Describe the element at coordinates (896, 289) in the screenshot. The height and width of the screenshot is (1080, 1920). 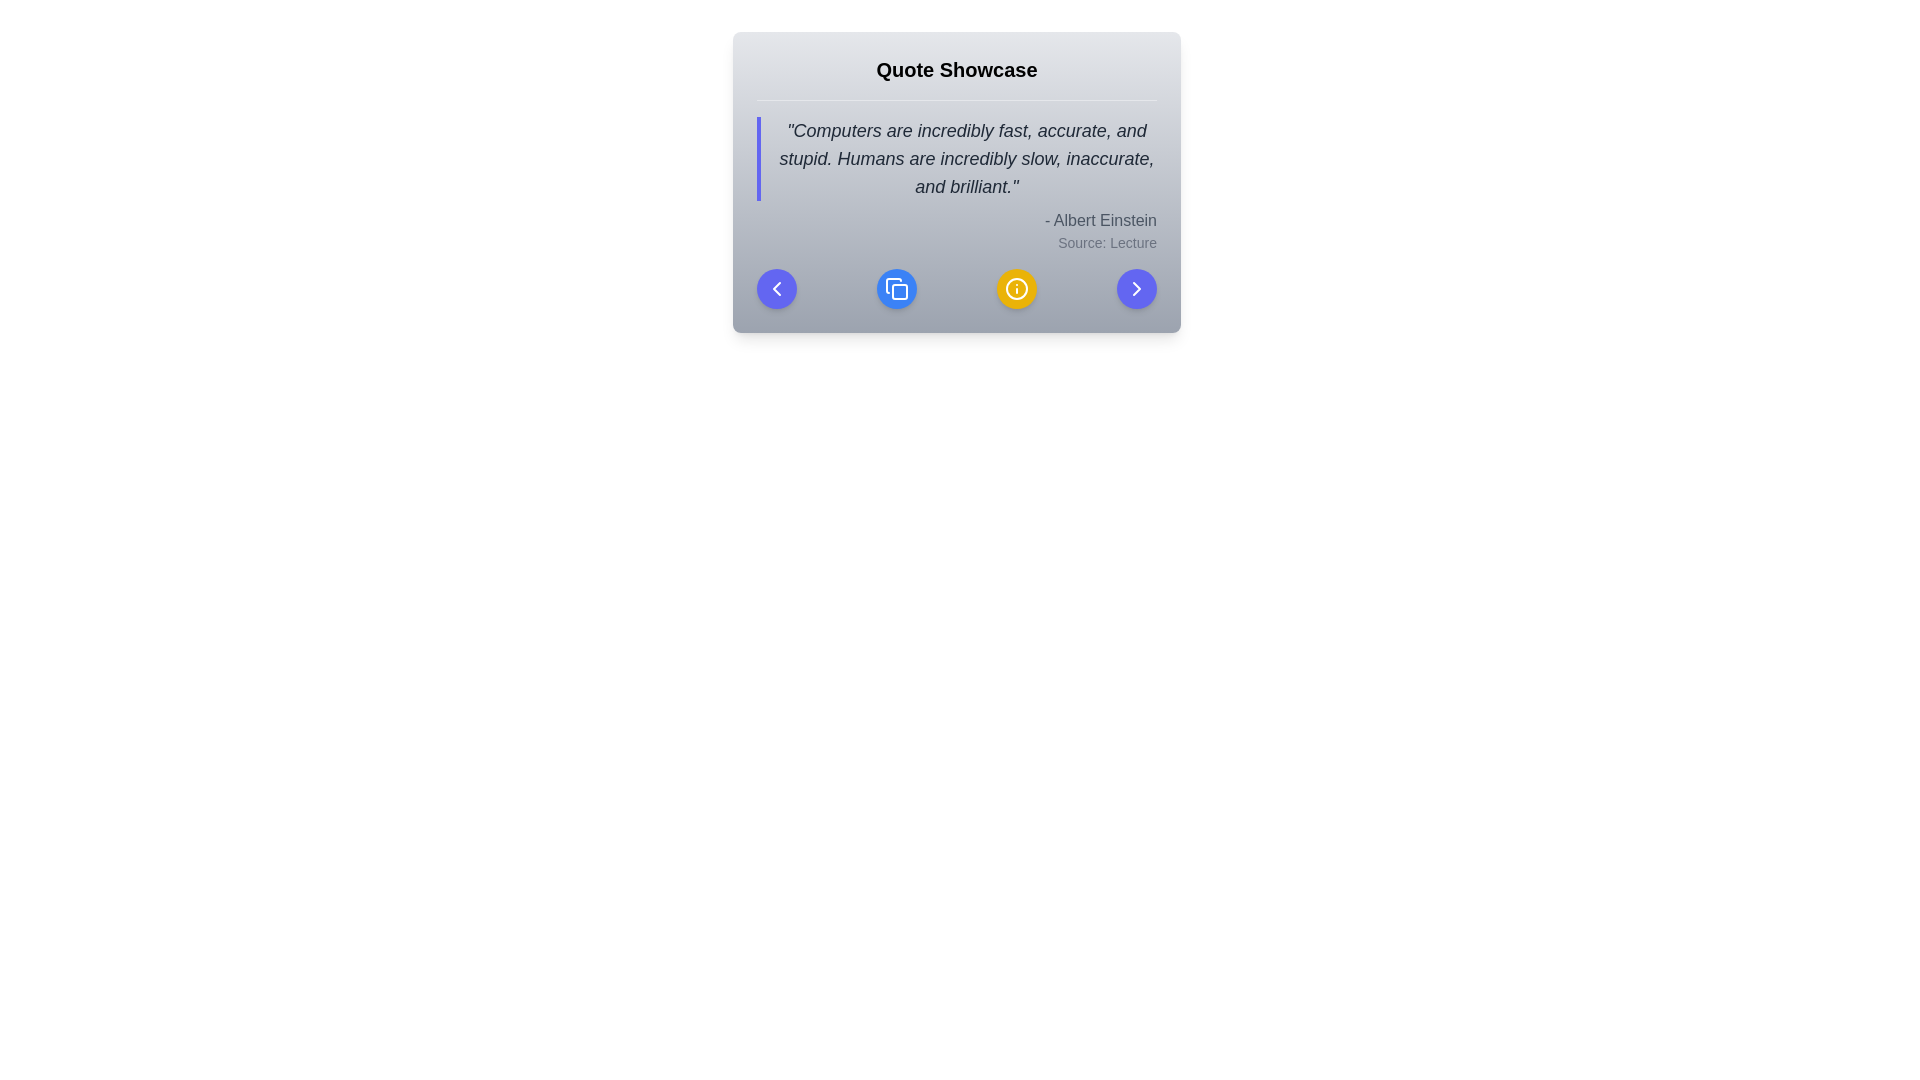
I see `the middle circular button in the row of three buttons at the bottom of the card interface` at that location.